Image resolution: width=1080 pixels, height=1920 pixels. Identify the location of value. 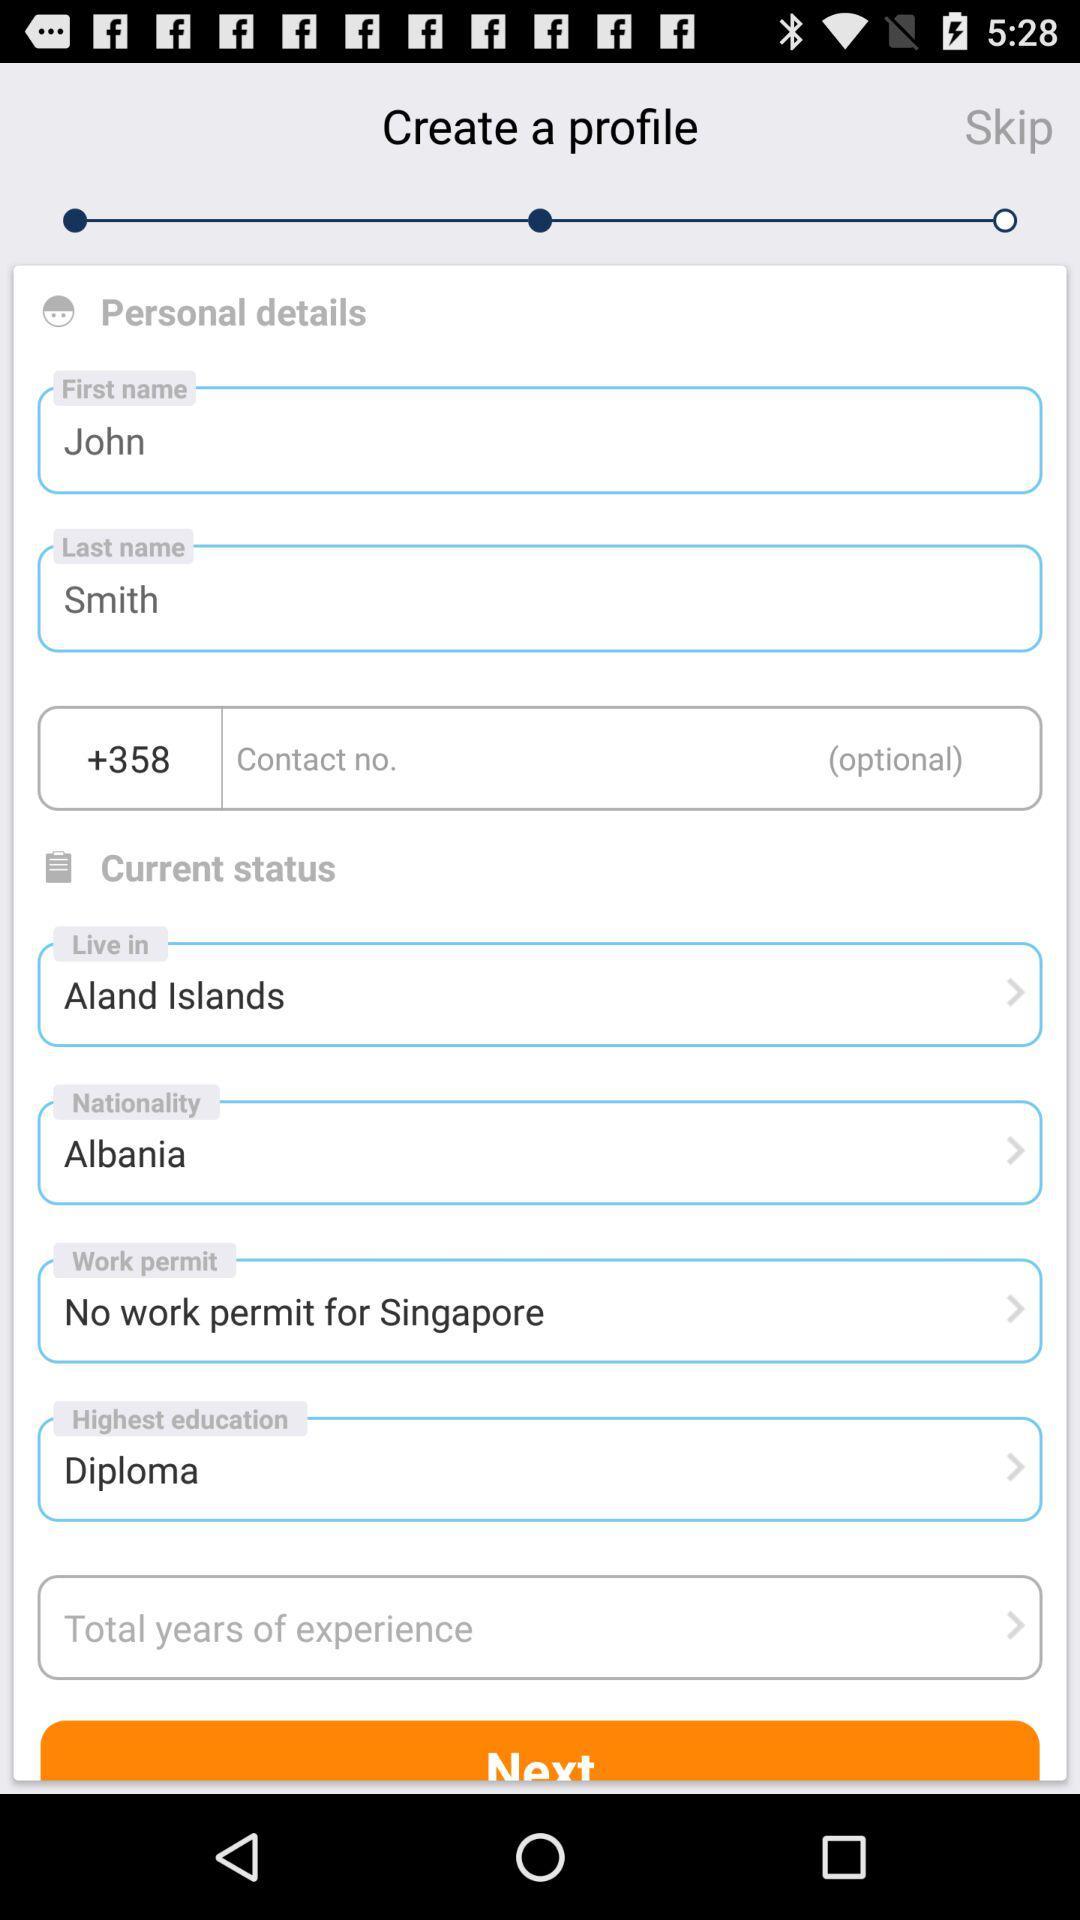
(632, 757).